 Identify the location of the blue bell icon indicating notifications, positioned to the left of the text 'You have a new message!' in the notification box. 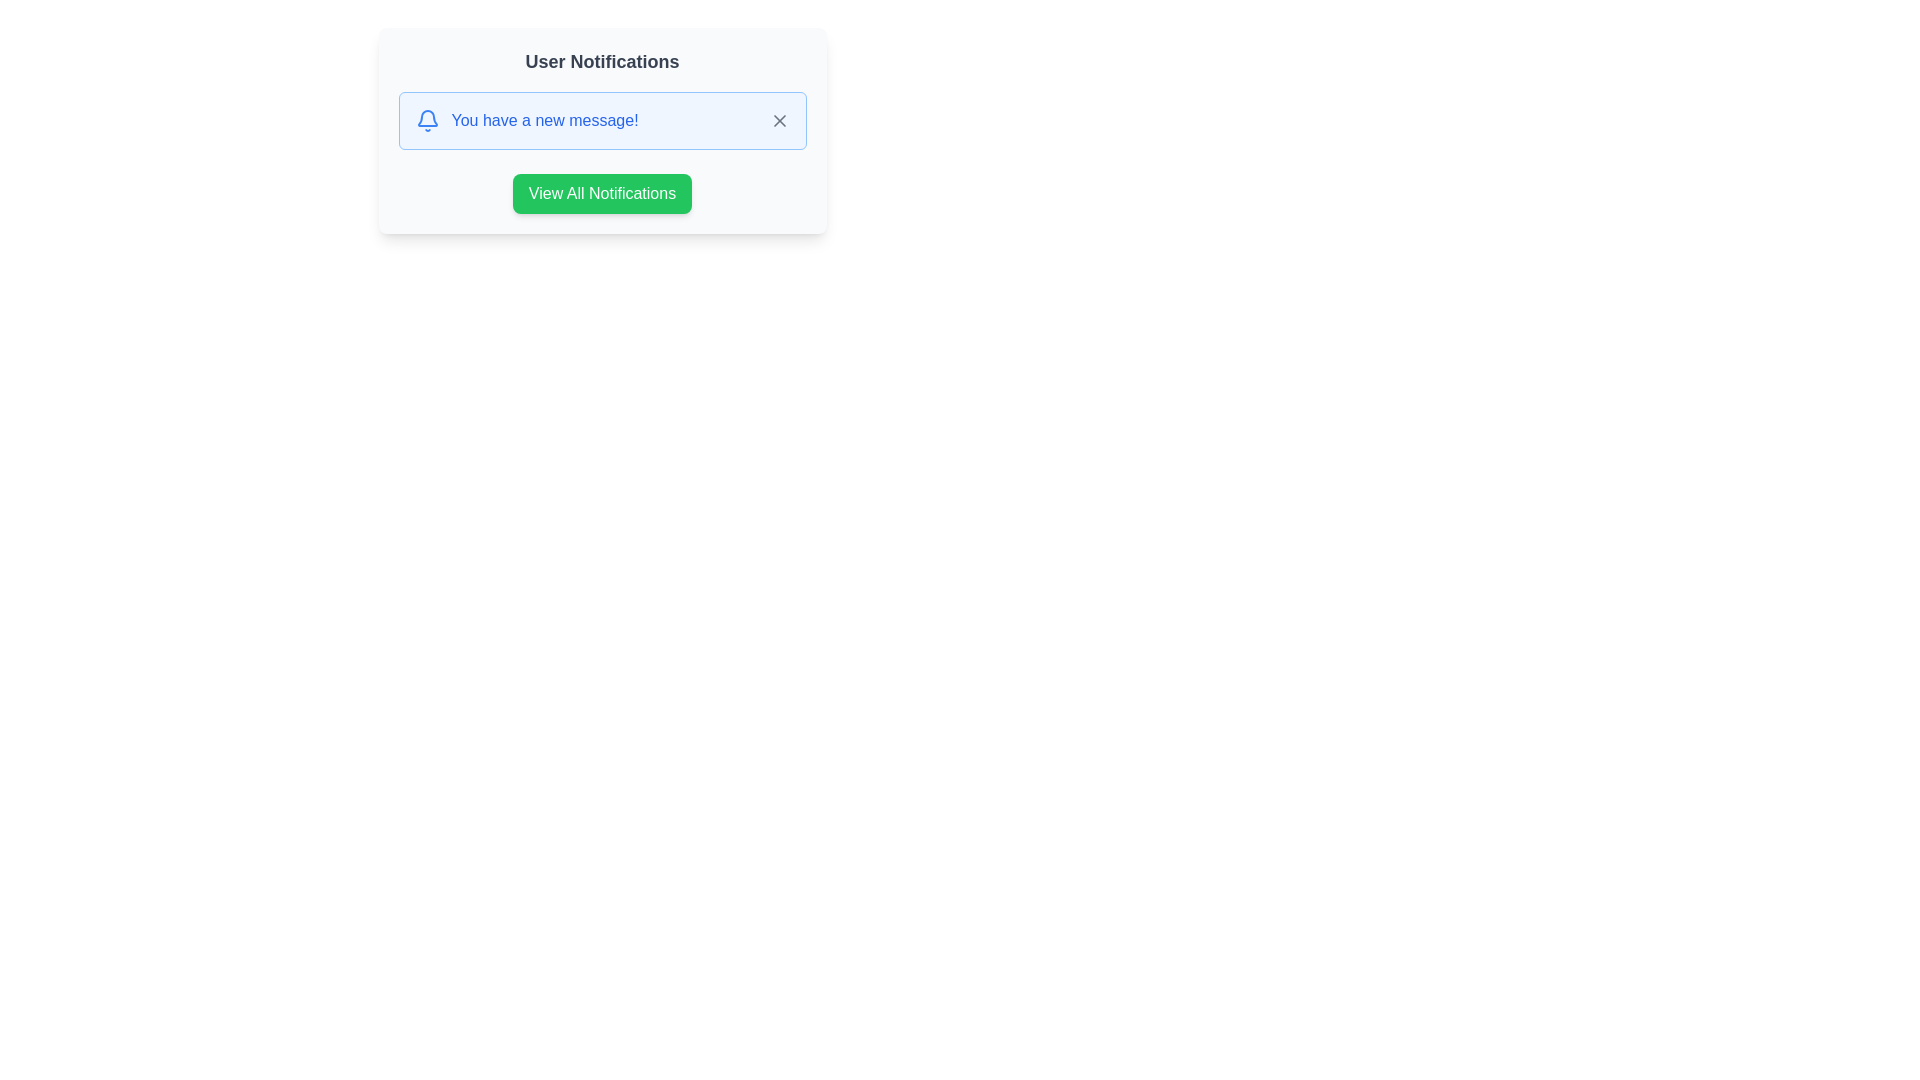
(426, 120).